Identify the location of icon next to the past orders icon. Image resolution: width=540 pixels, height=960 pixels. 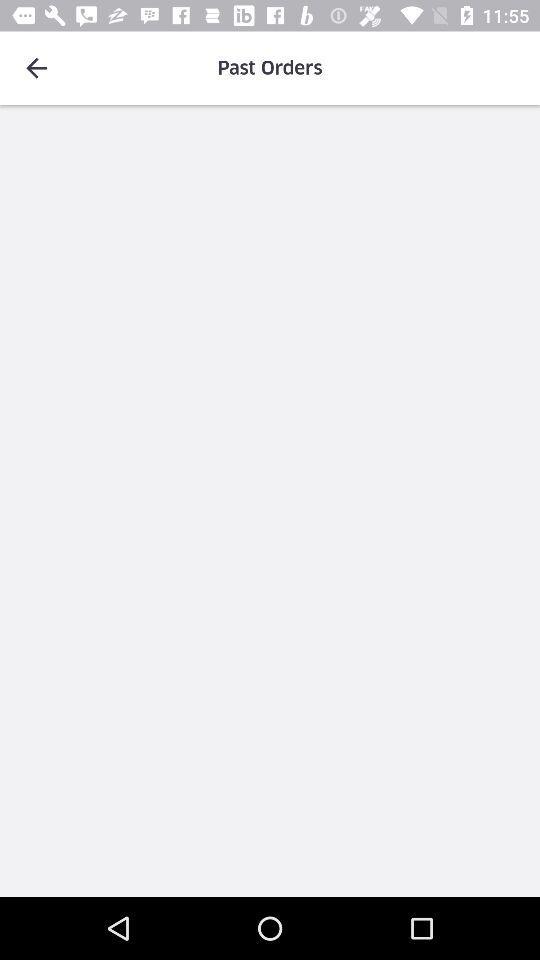
(36, 68).